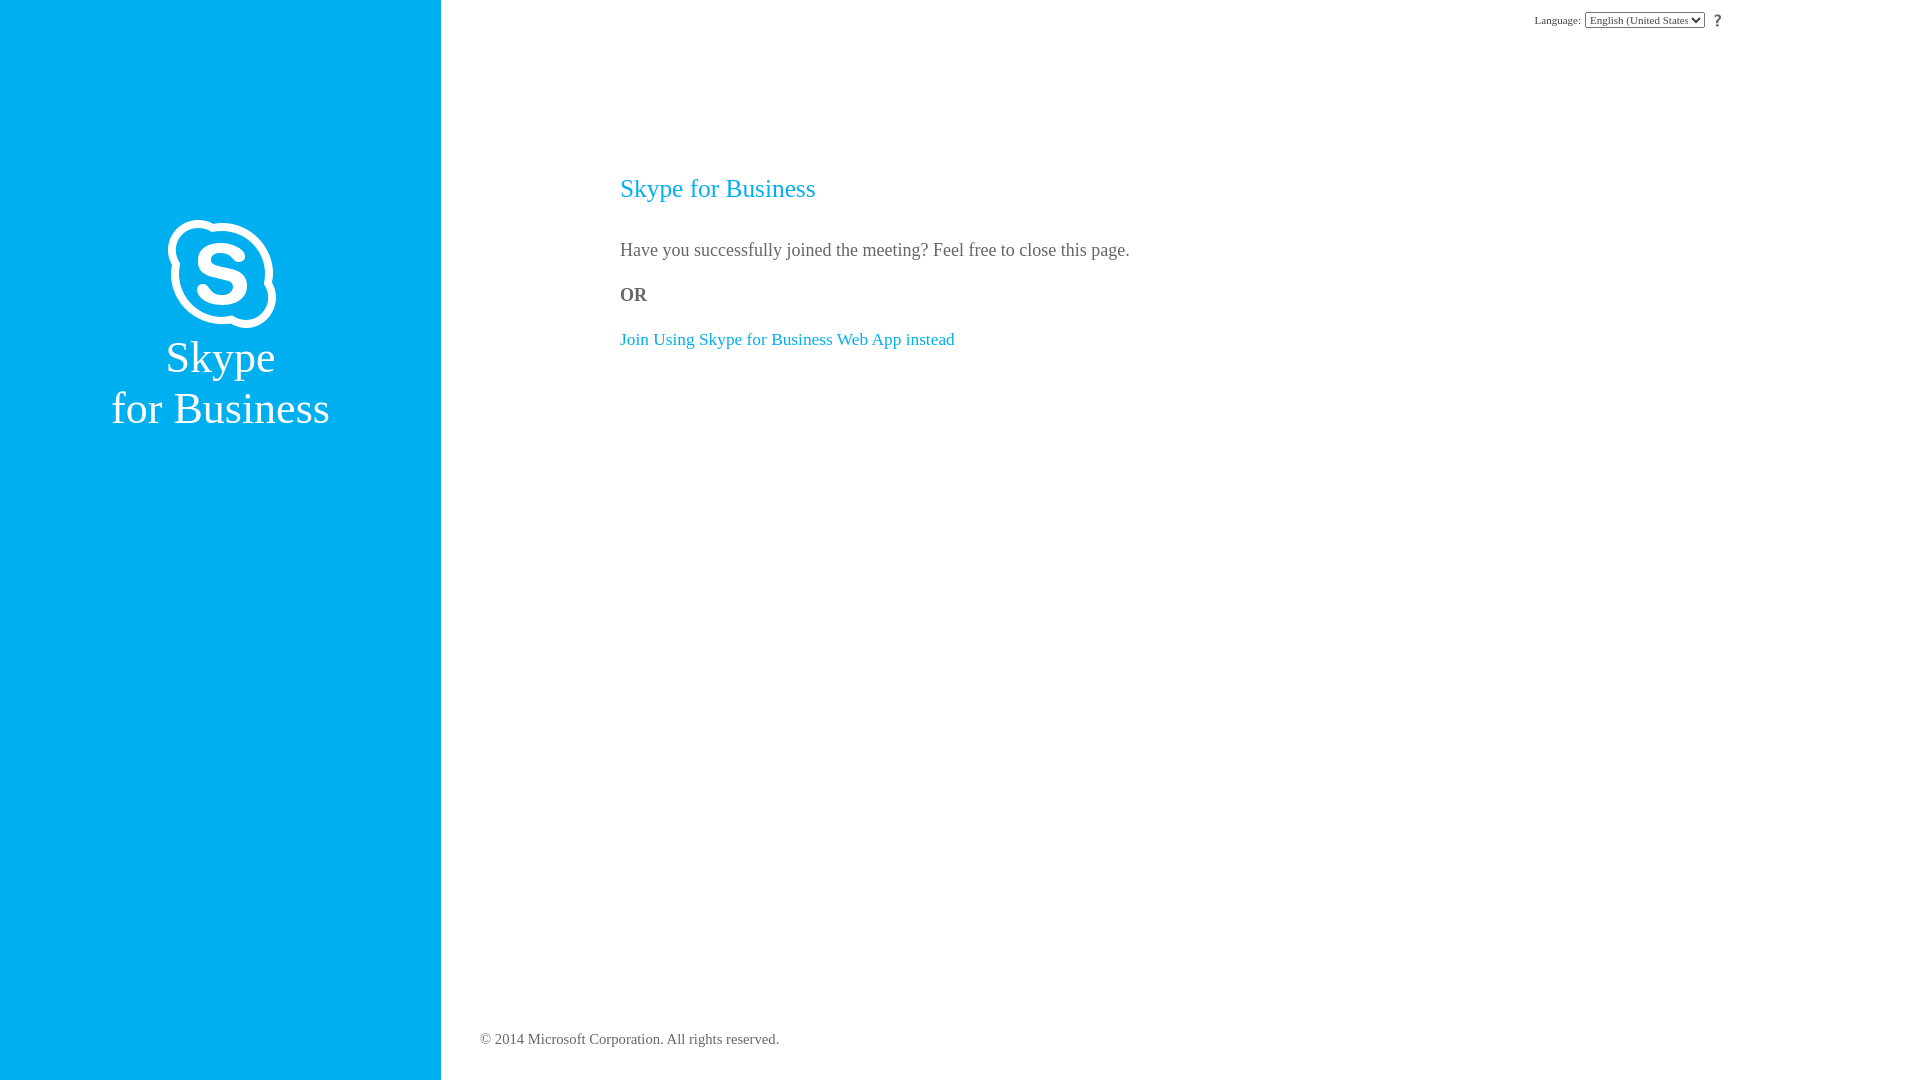  I want to click on 'Online Help', so click(1717, 19).